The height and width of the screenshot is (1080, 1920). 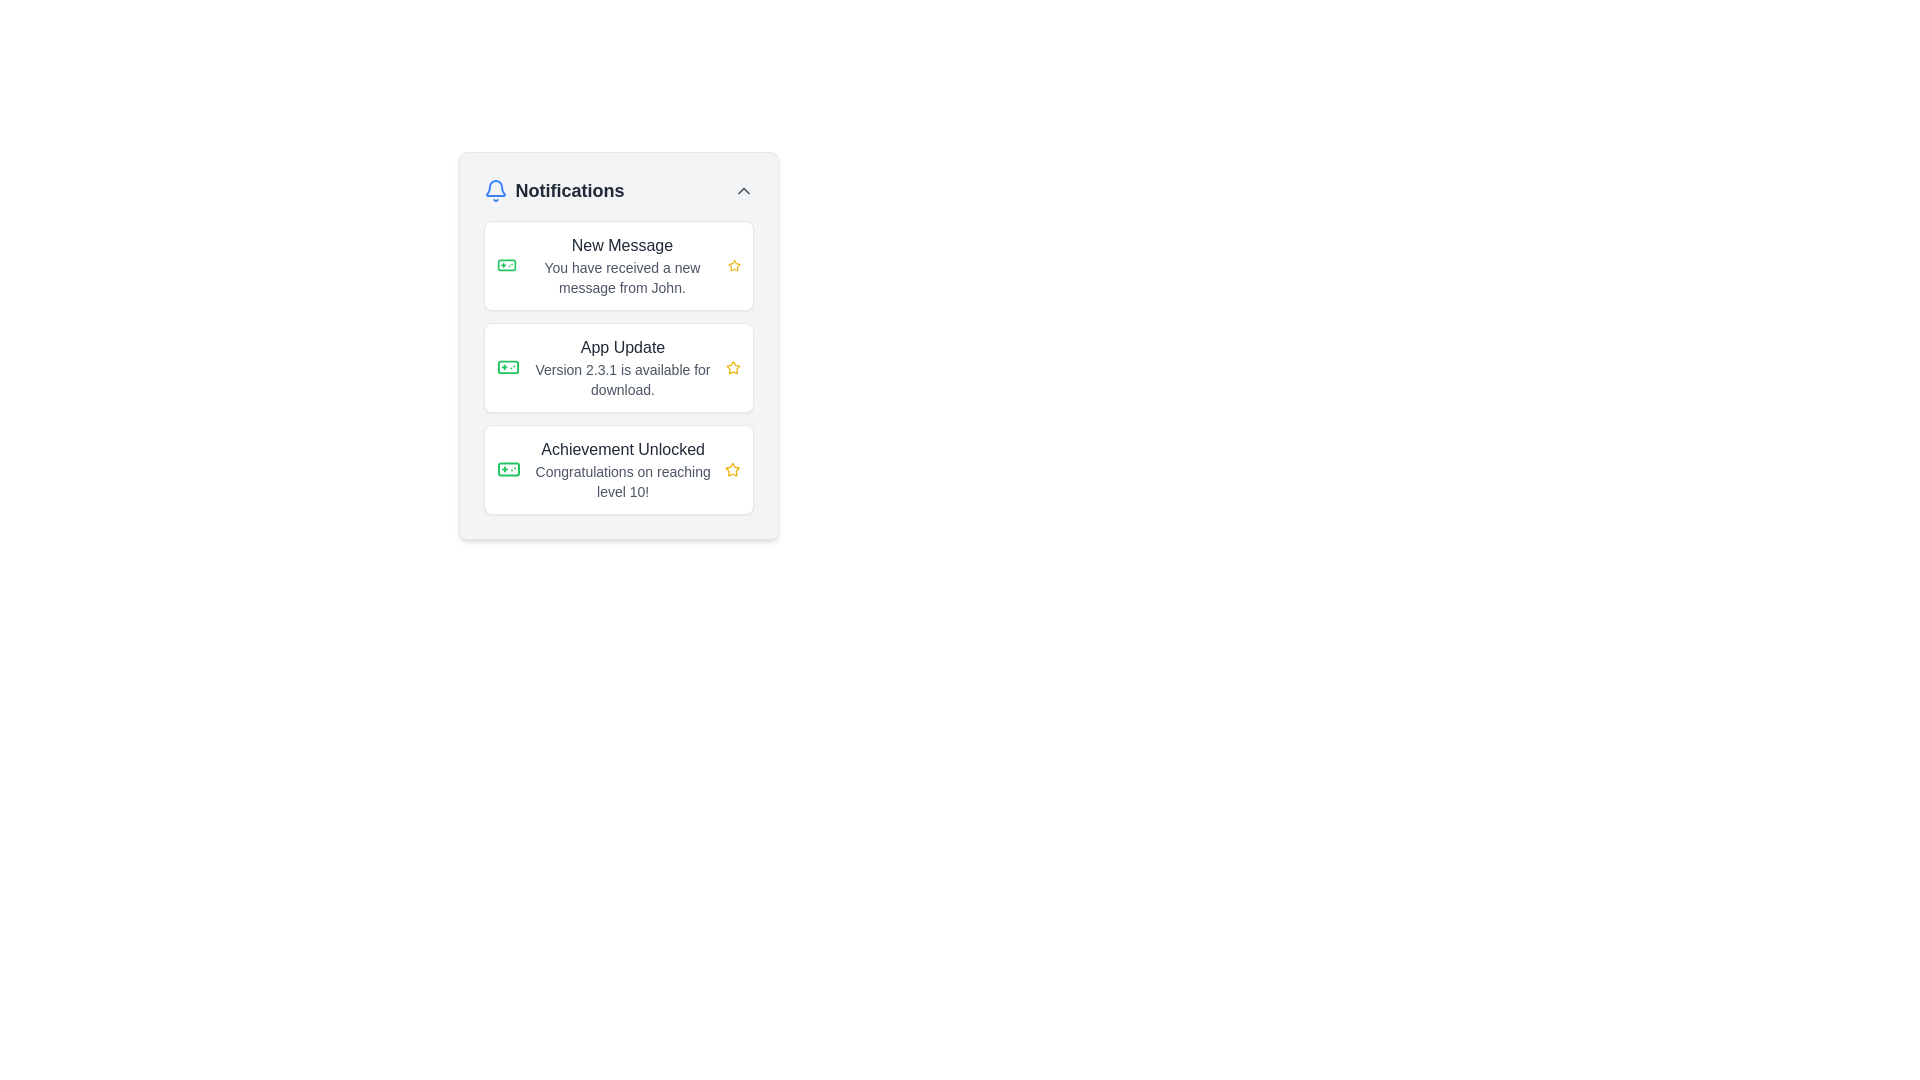 I want to click on text displayed in the second notification box titled 'Notifications', which conveys information about a new app update and its version (2.3.1), so click(x=622, y=367).